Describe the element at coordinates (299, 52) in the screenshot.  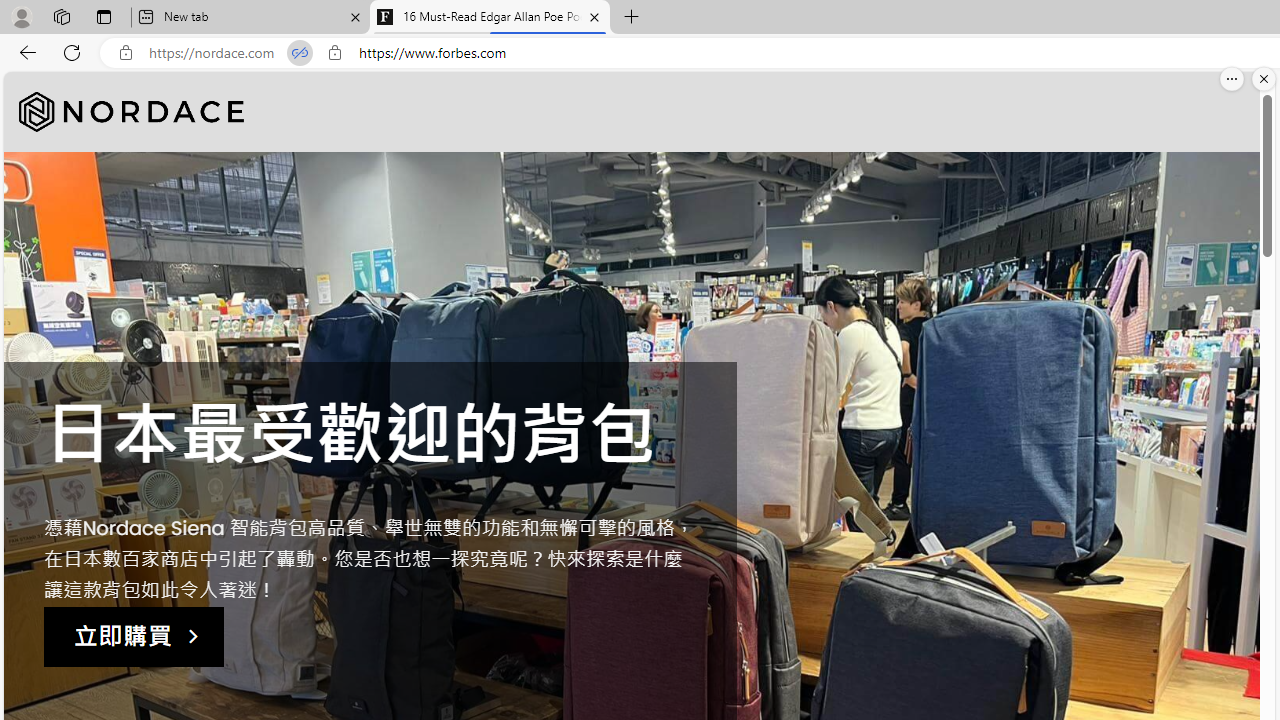
I see `'Tabs in split screen'` at that location.